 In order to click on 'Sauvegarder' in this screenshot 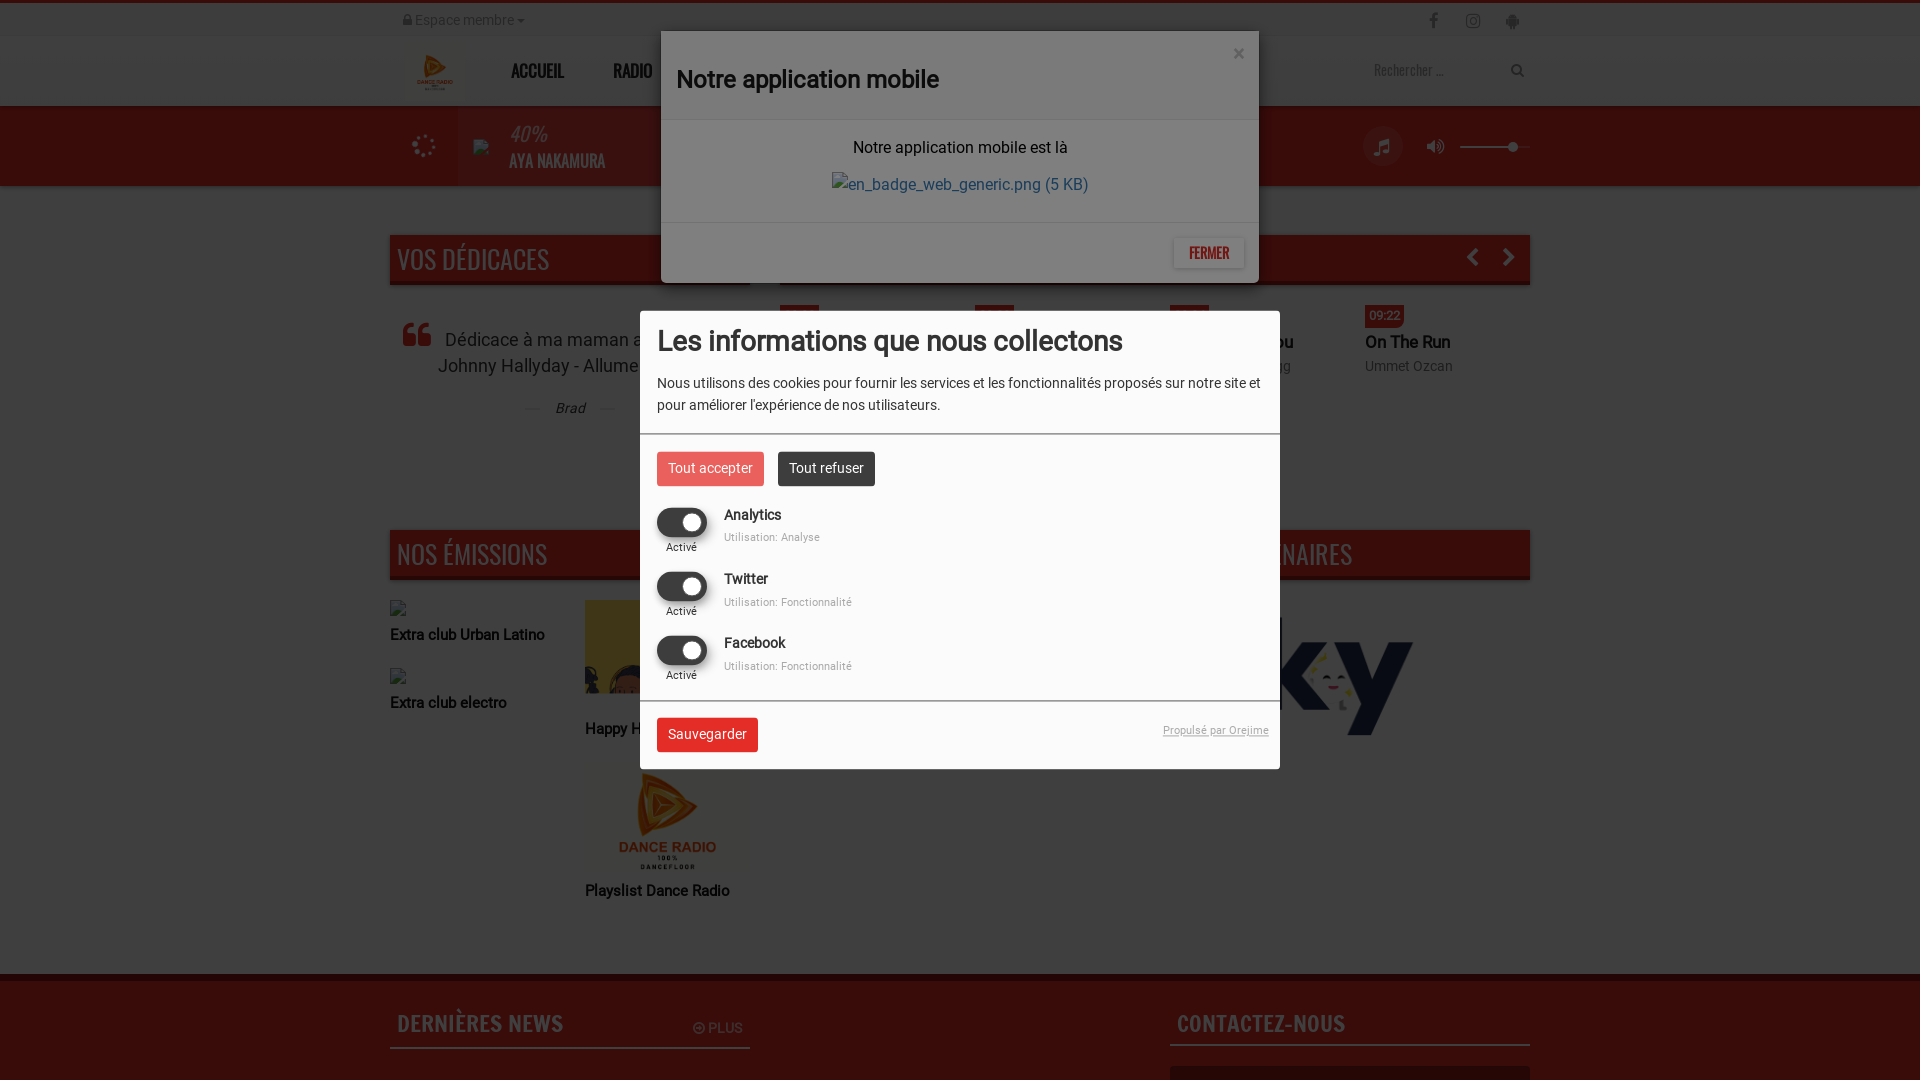, I will do `click(707, 735)`.